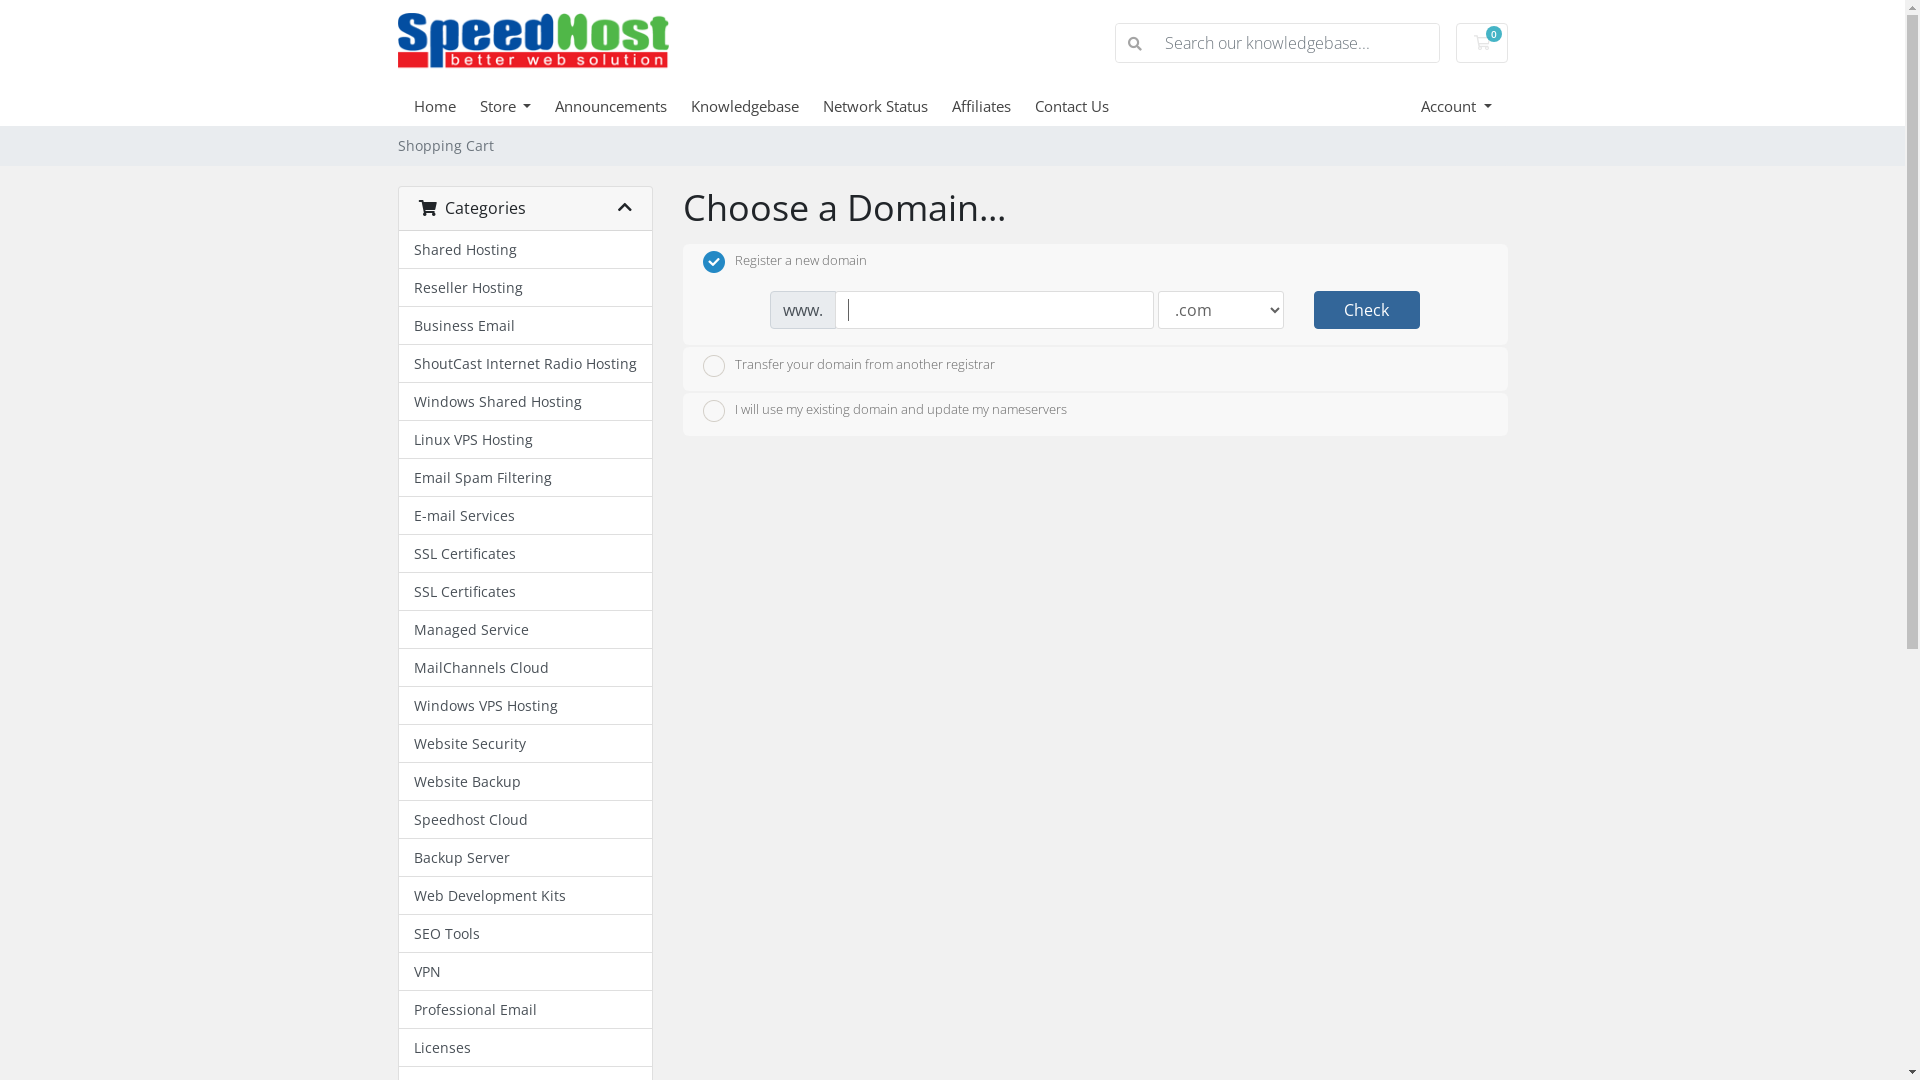 This screenshot has width=1920, height=1080. Describe the element at coordinates (524, 515) in the screenshot. I see `'E-mail Services'` at that location.